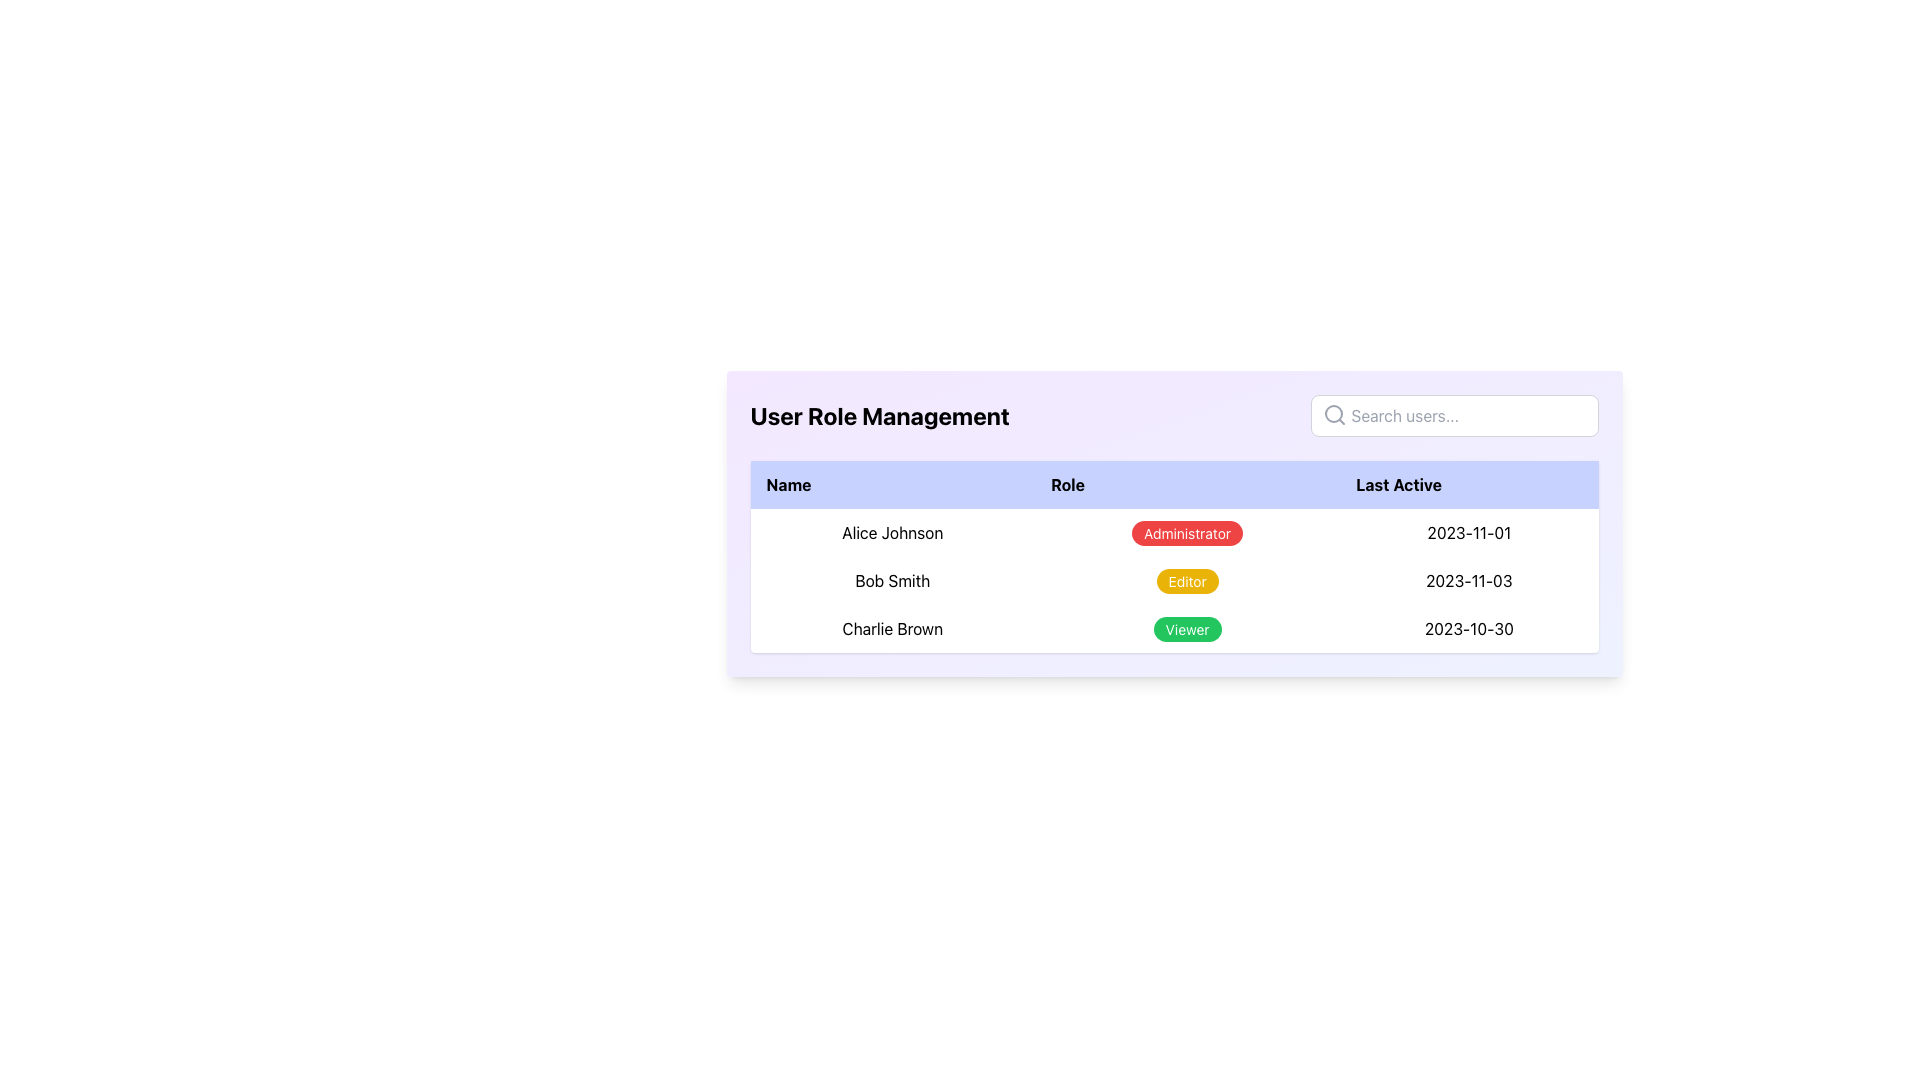  What do you see at coordinates (891, 531) in the screenshot?
I see `the text label displaying 'Alice Johnson' in the tabular interface, which indicates her identity as part of the row's data` at bounding box center [891, 531].